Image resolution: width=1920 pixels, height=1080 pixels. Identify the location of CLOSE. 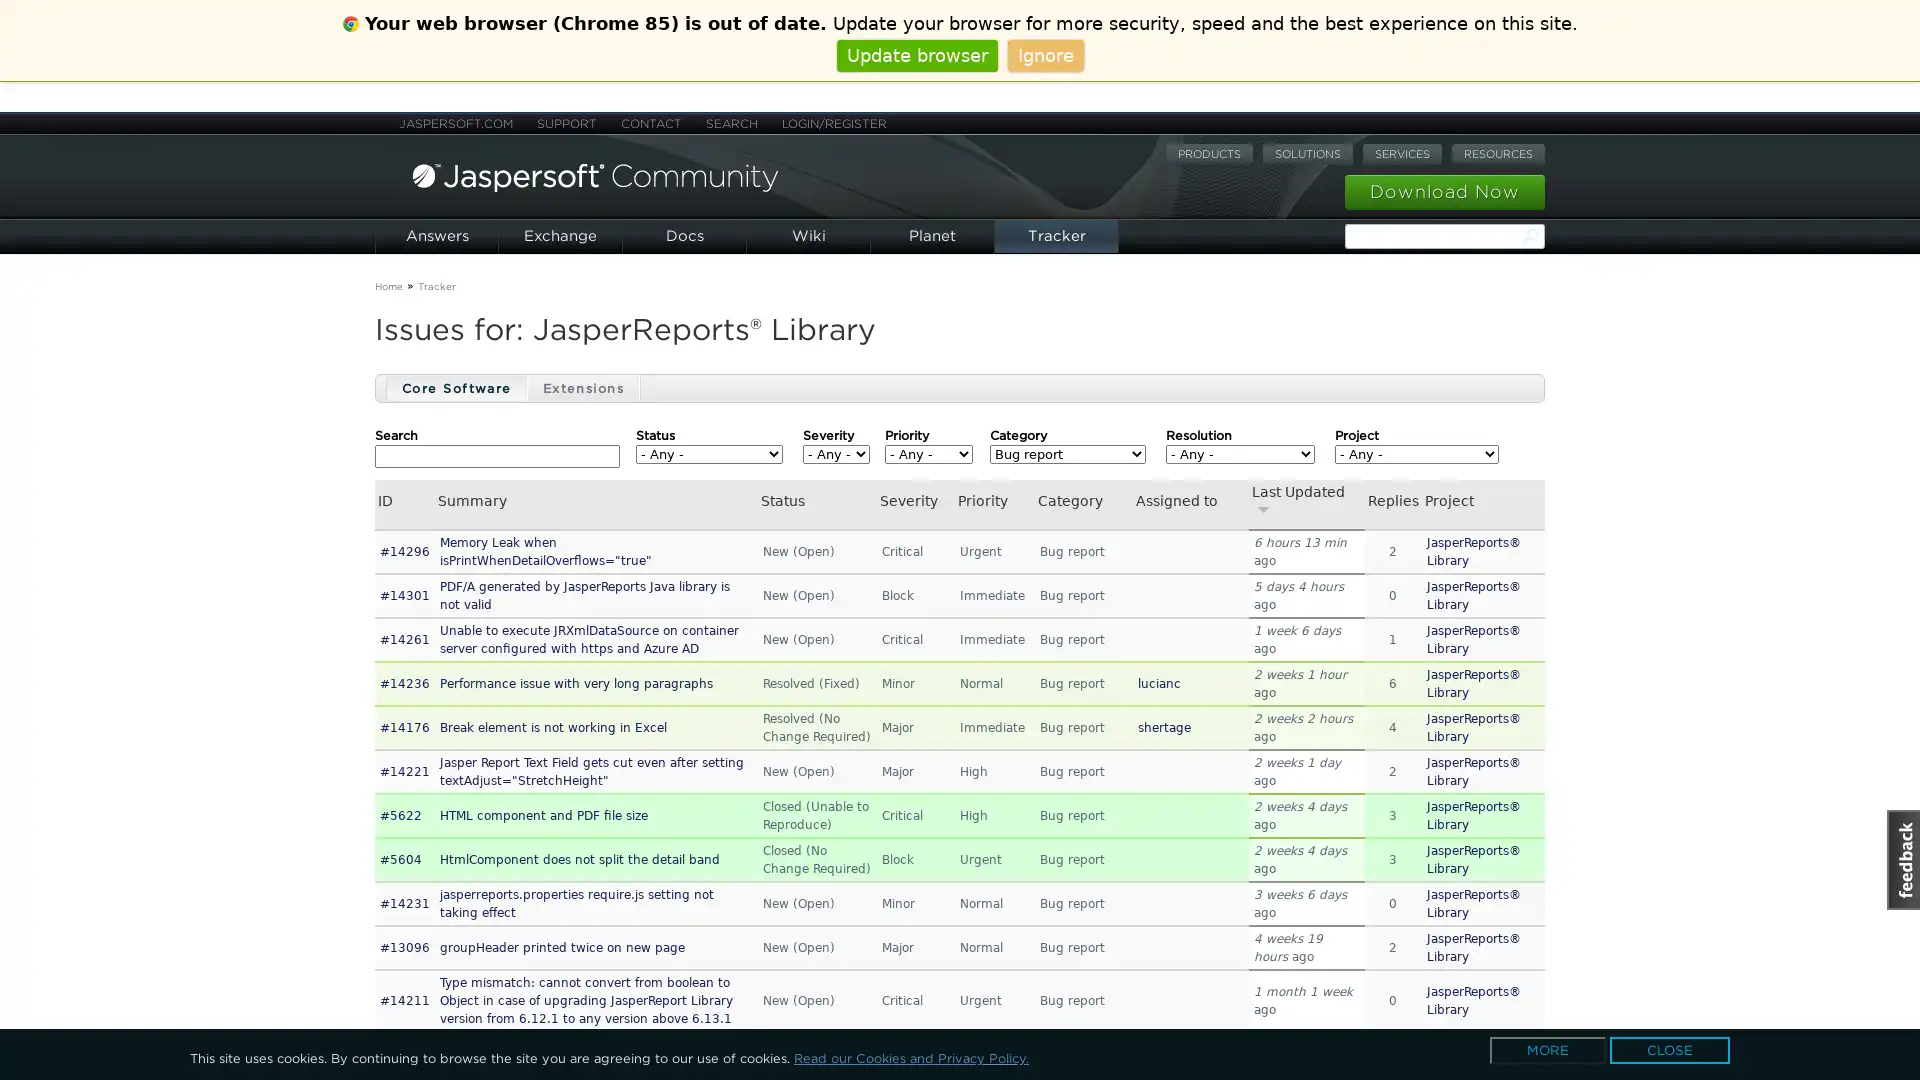
(1670, 1049).